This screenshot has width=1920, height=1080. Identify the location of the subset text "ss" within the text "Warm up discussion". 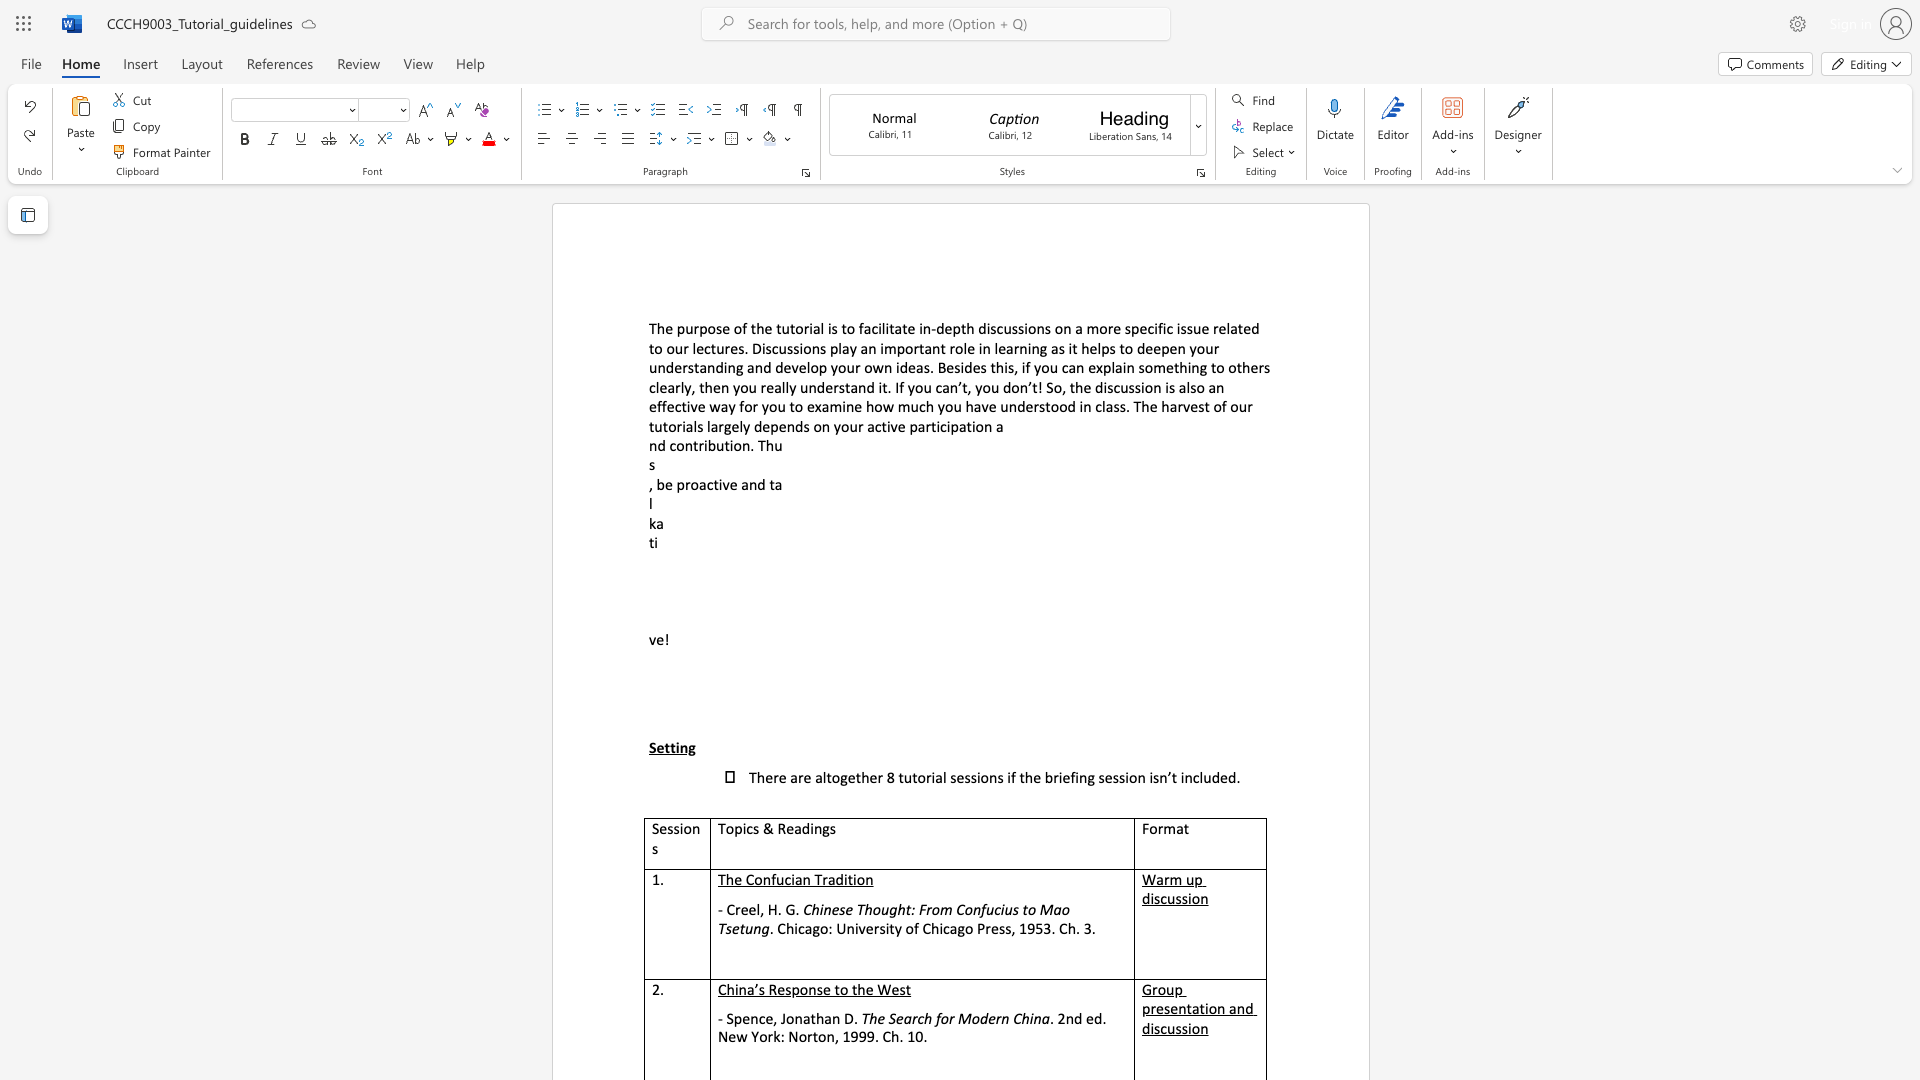
(1175, 897).